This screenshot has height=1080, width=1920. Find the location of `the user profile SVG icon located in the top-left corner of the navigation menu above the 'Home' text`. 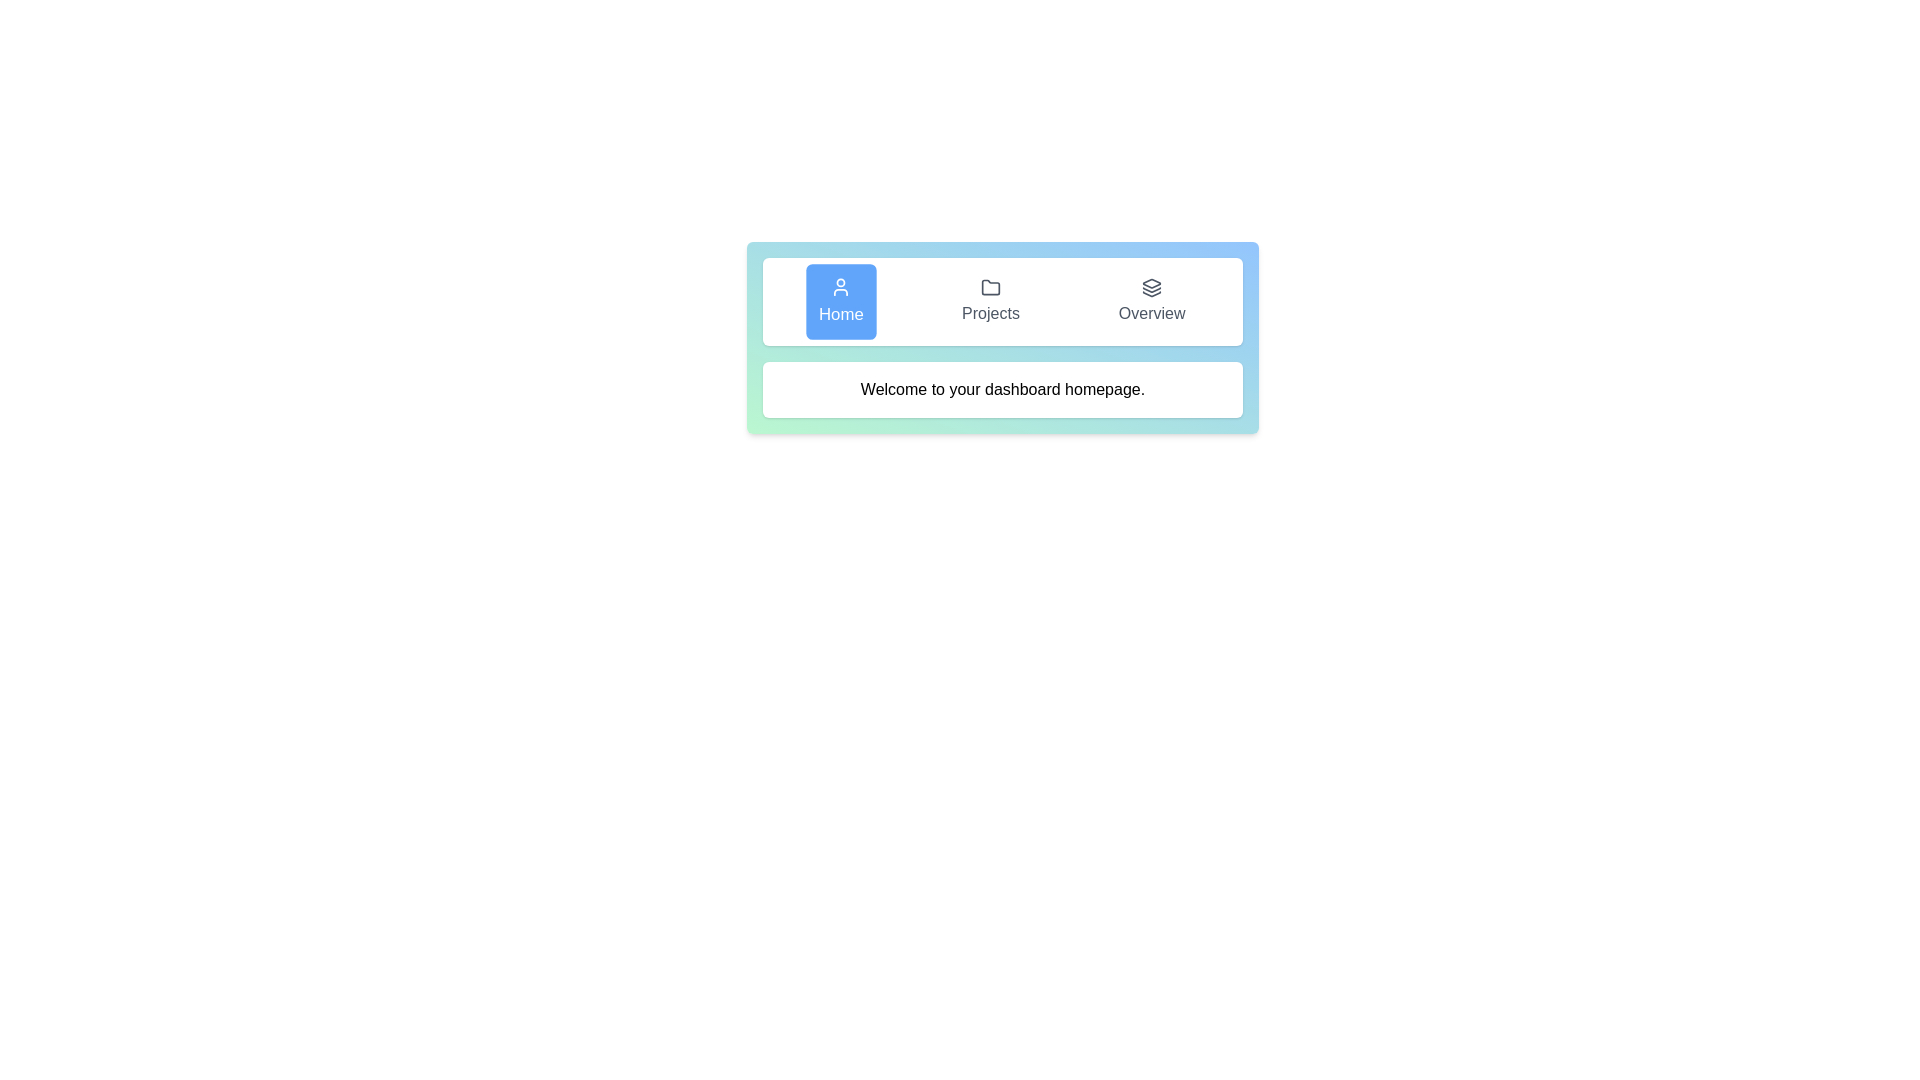

the user profile SVG icon located in the top-left corner of the navigation menu above the 'Home' text is located at coordinates (841, 287).